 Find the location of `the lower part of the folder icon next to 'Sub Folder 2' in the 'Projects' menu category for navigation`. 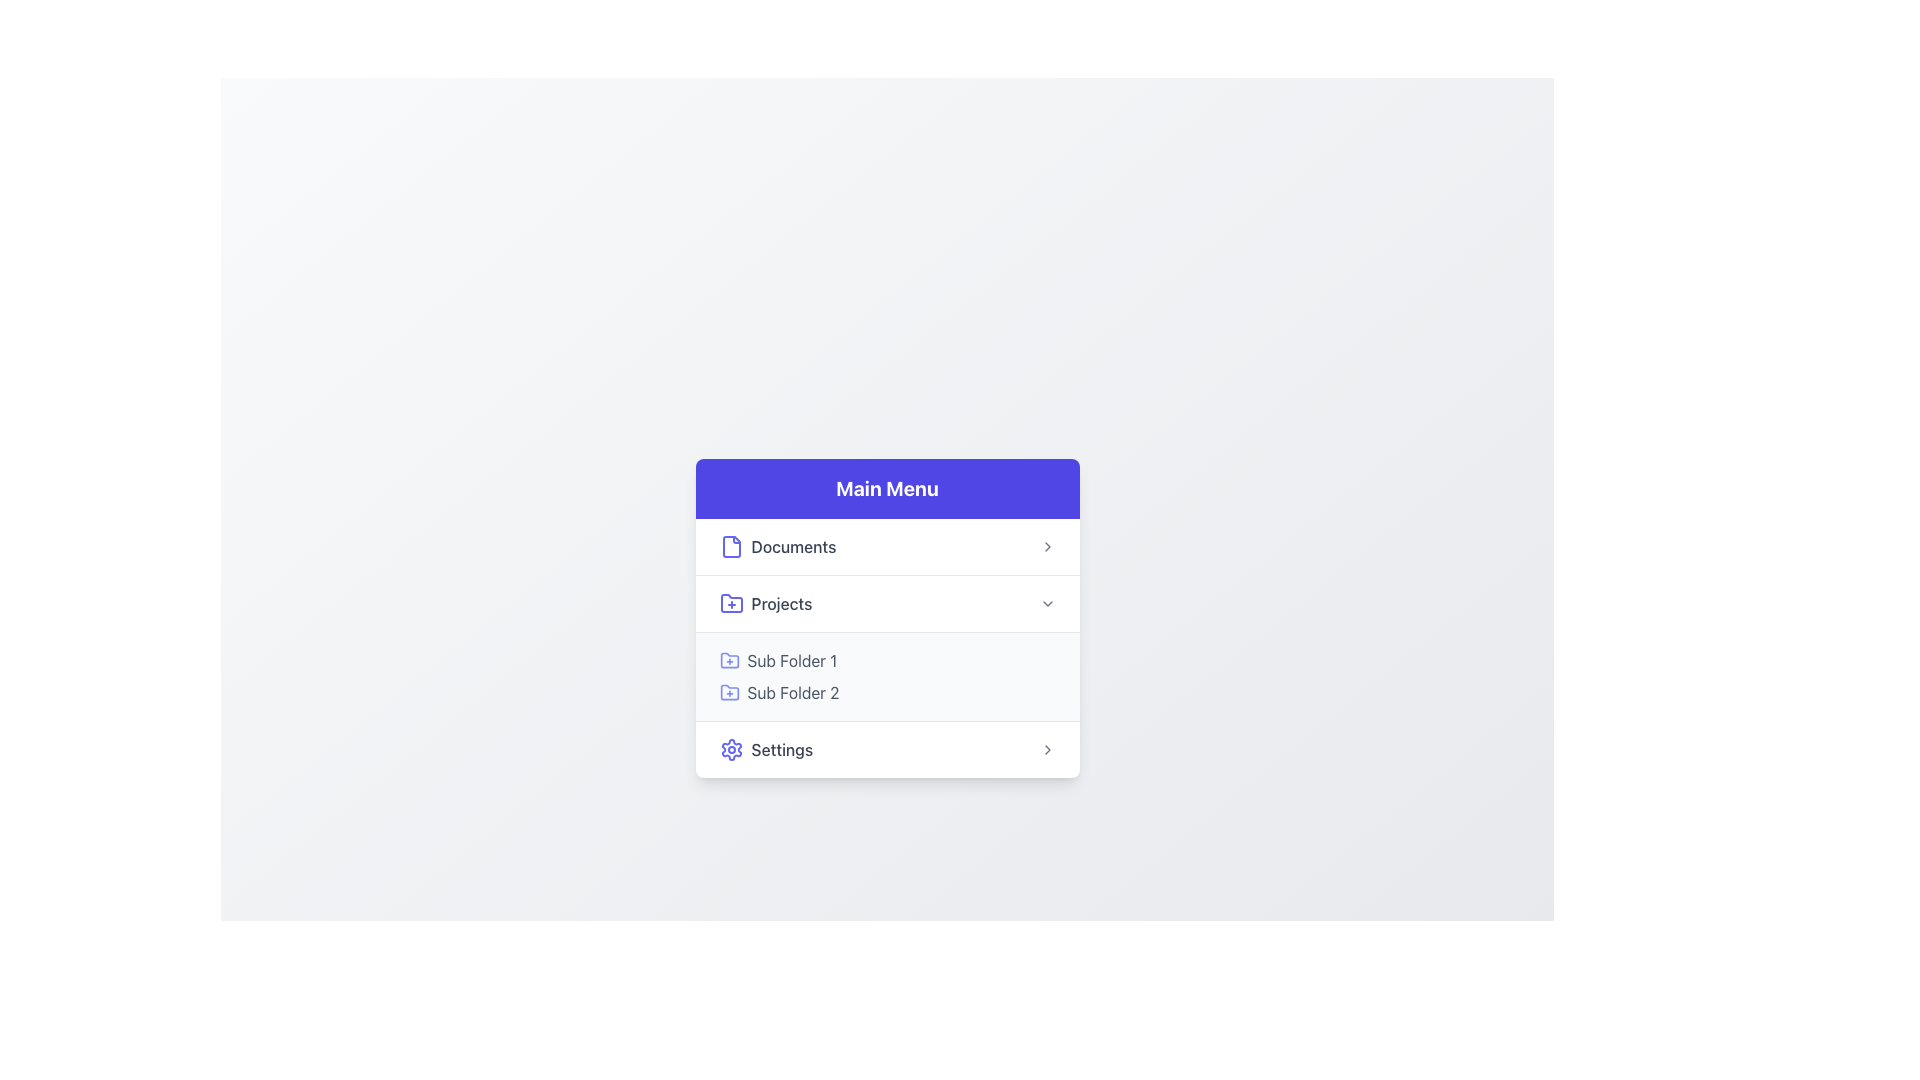

the lower part of the folder icon next to 'Sub Folder 2' in the 'Projects' menu category for navigation is located at coordinates (728, 691).